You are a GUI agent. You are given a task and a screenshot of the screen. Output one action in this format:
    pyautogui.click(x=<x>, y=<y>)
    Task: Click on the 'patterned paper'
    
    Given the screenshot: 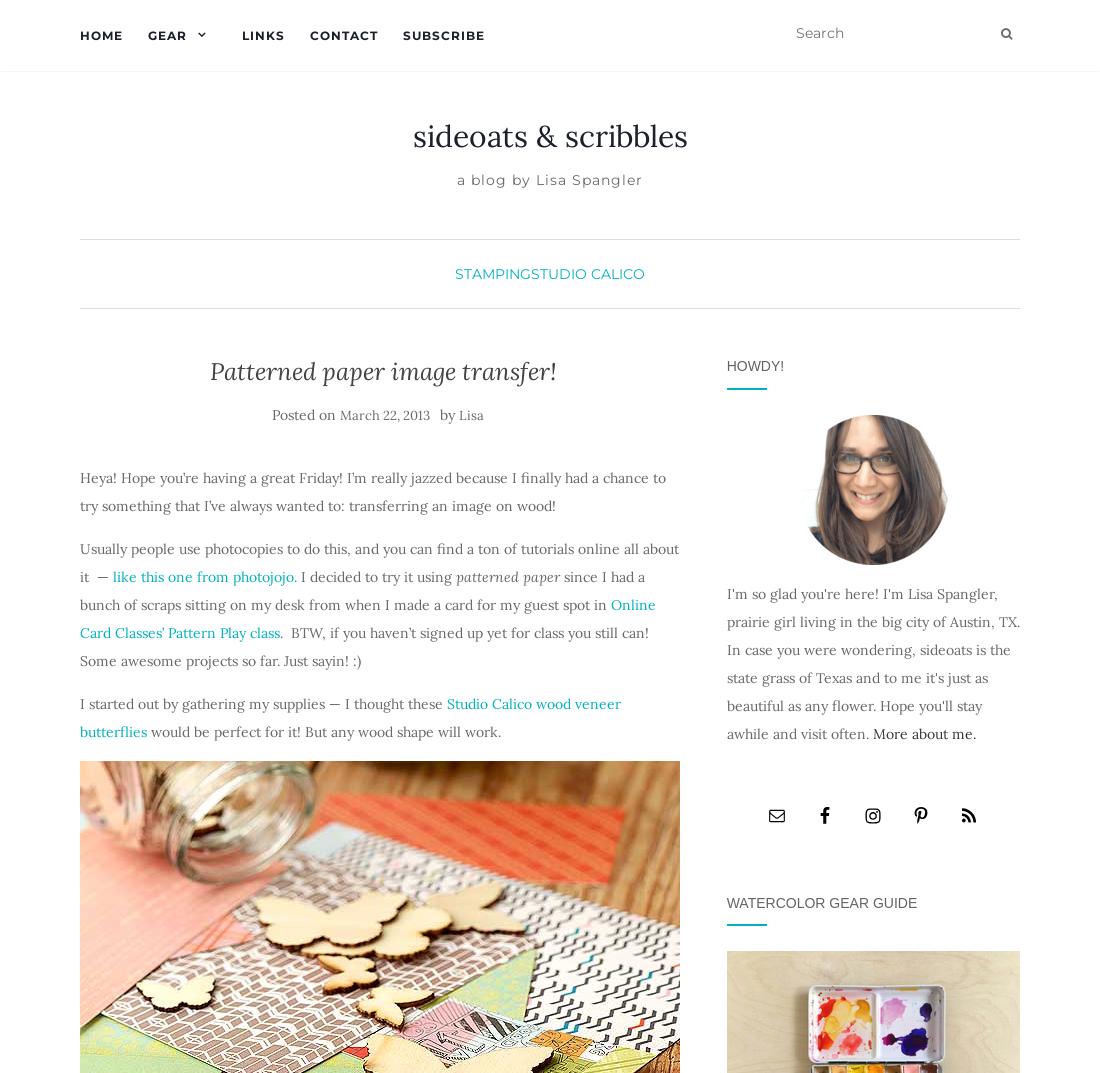 What is the action you would take?
    pyautogui.click(x=507, y=575)
    